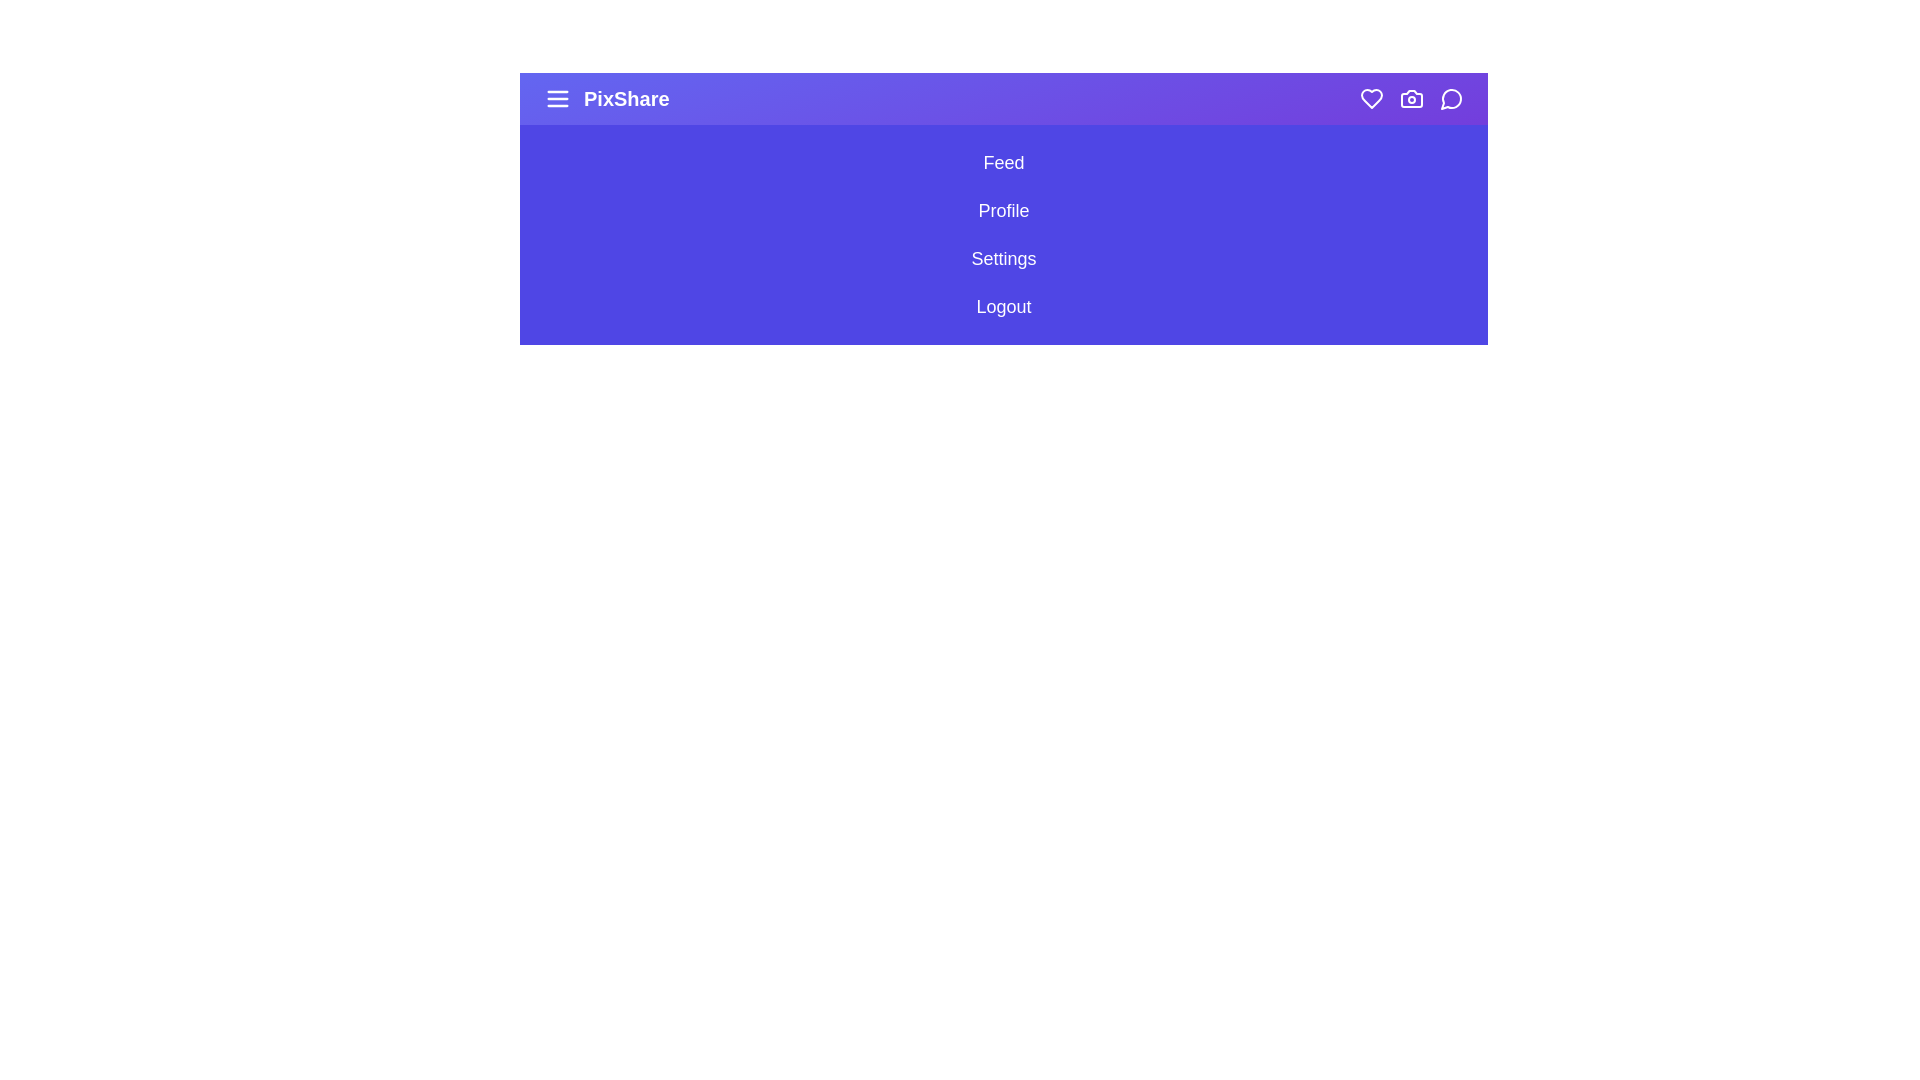  I want to click on the Camera icon to access photo-related functionality, so click(1410, 99).